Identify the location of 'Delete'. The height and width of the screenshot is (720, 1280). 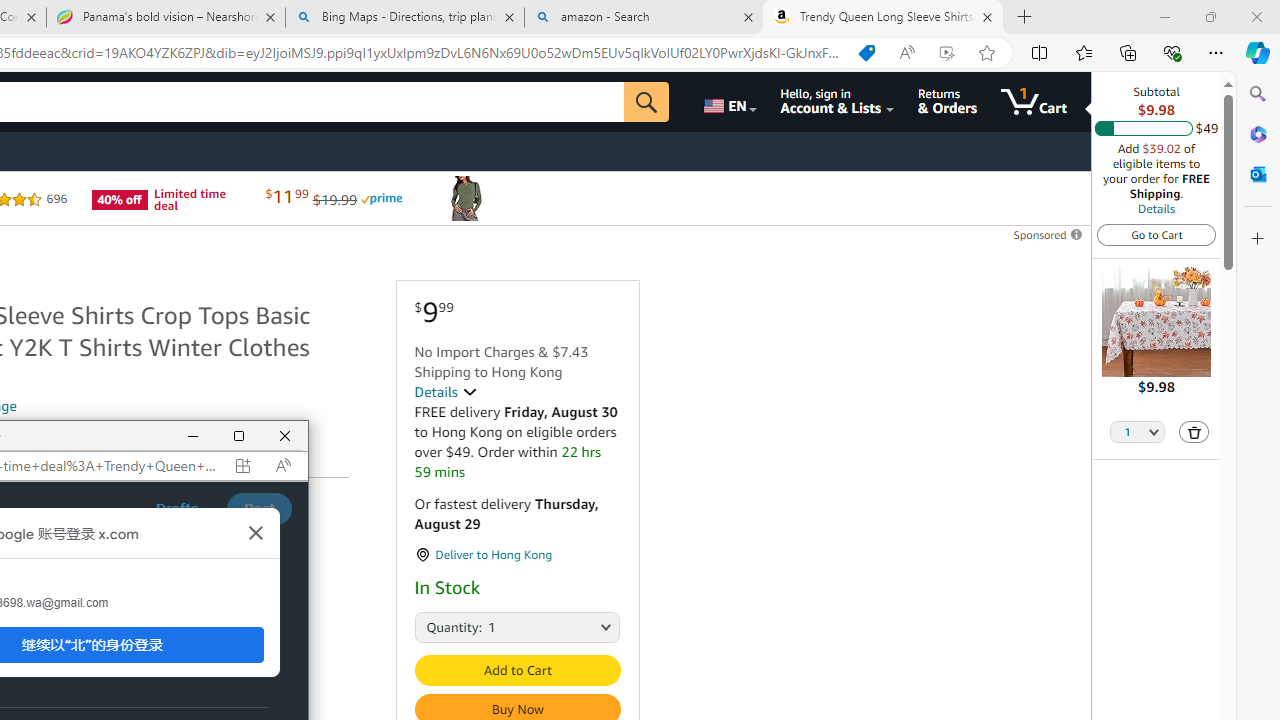
(1194, 430).